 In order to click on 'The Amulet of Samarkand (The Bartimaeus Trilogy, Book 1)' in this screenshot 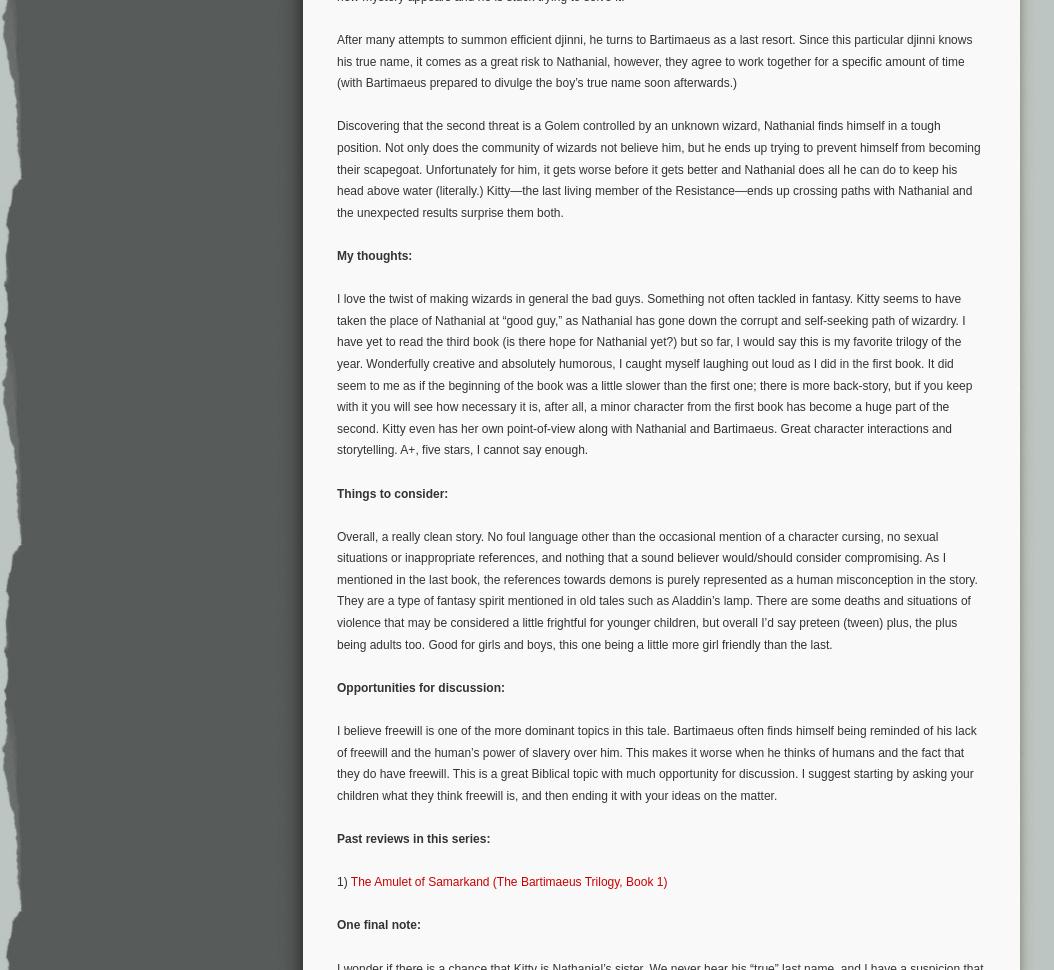, I will do `click(507, 882)`.